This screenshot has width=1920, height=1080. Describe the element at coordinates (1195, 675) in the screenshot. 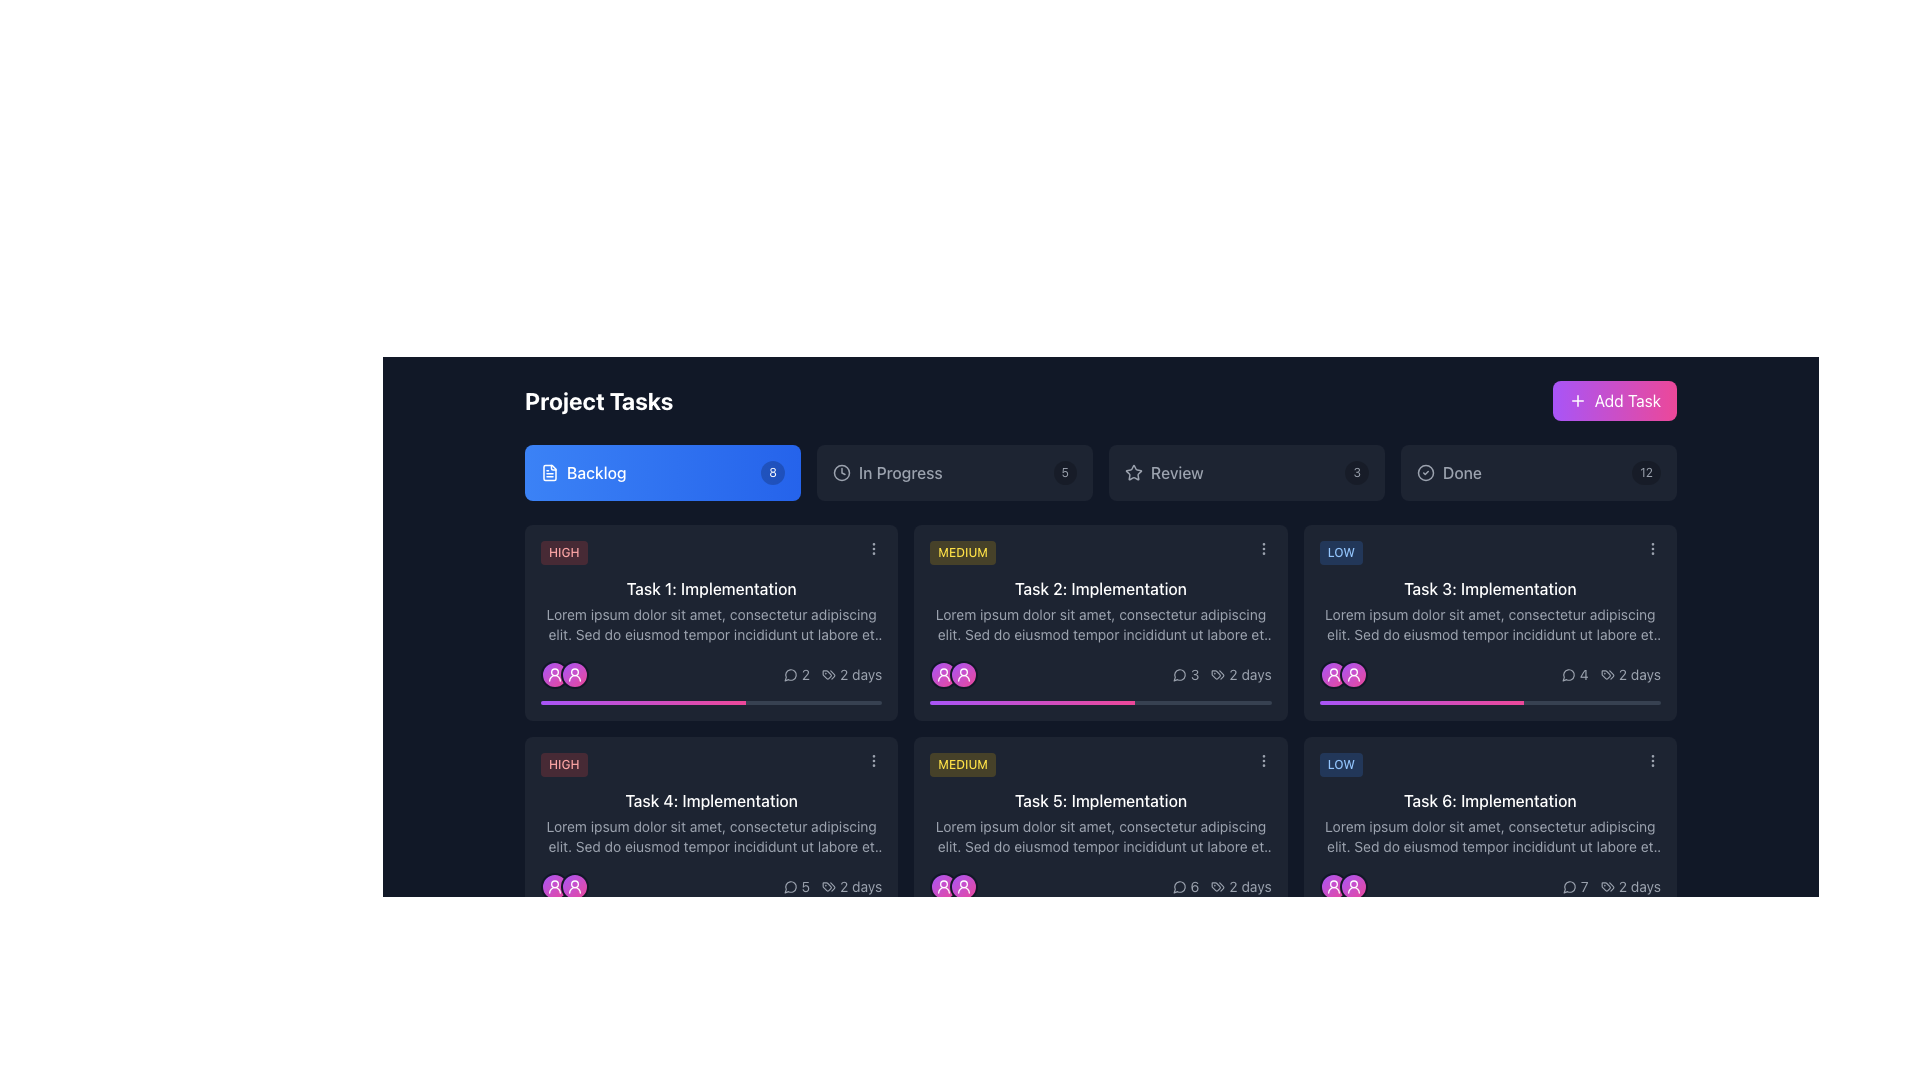

I see `the text label displaying the number '3', which is styled in light gray and positioned to the right of a speech bubble icon within the 'Task 2: Implementation' card` at that location.